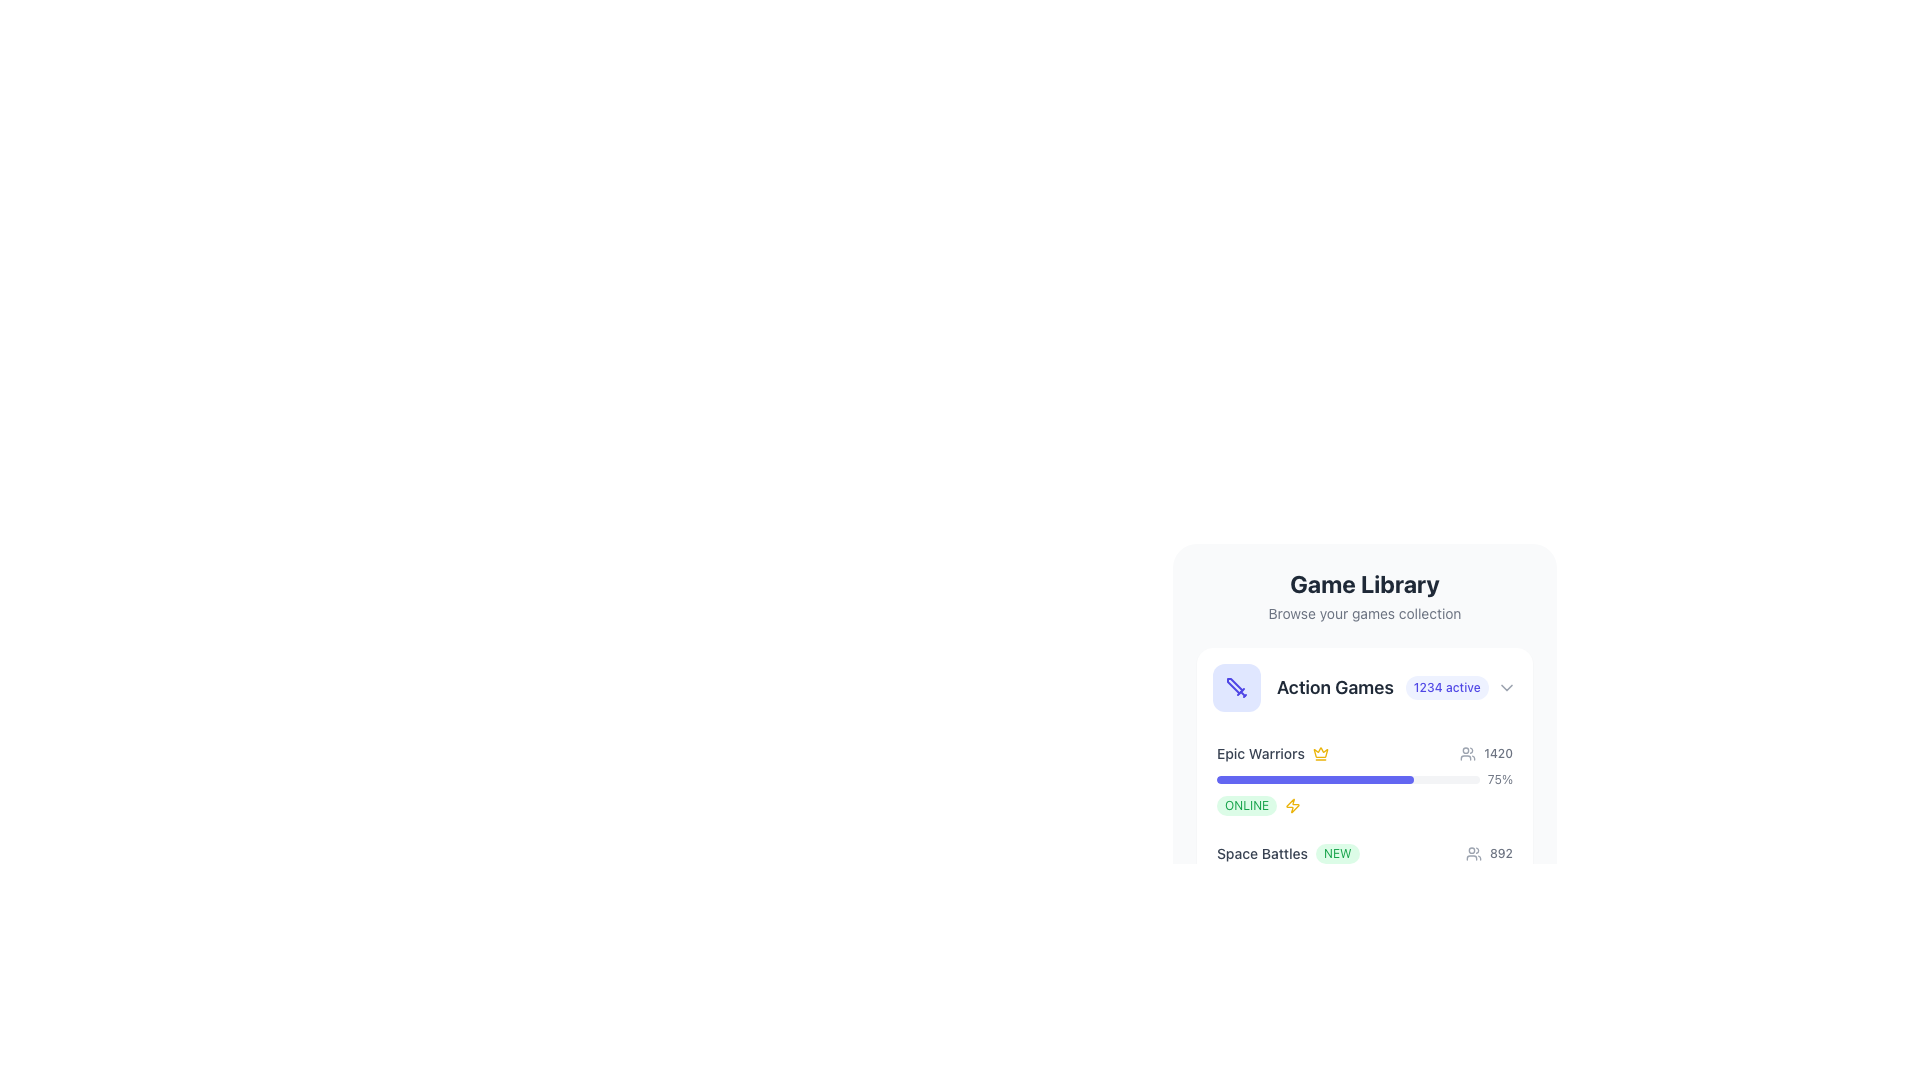  I want to click on the text label with the title 'Space Battles' and the badge 'NEW' located in the lower section of the card-style list under 'Action Games', so click(1288, 853).